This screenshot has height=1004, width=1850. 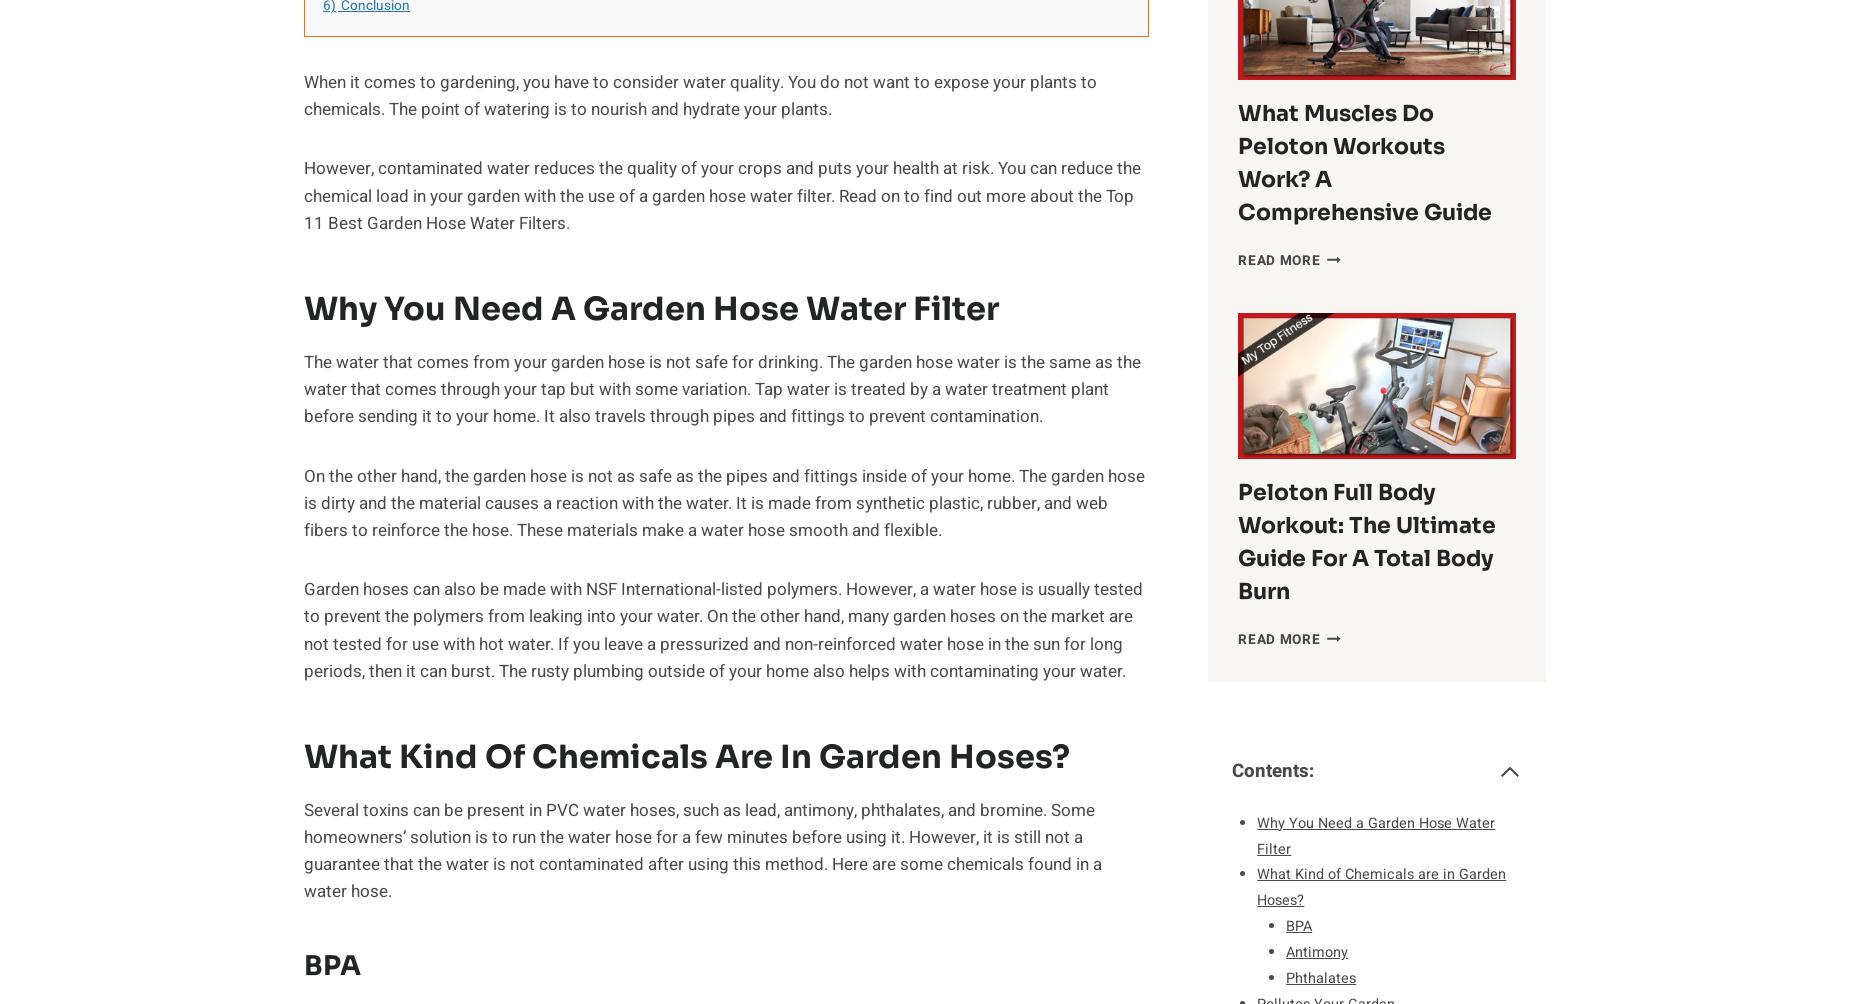 I want to click on 'Phthalates', so click(x=1320, y=977).